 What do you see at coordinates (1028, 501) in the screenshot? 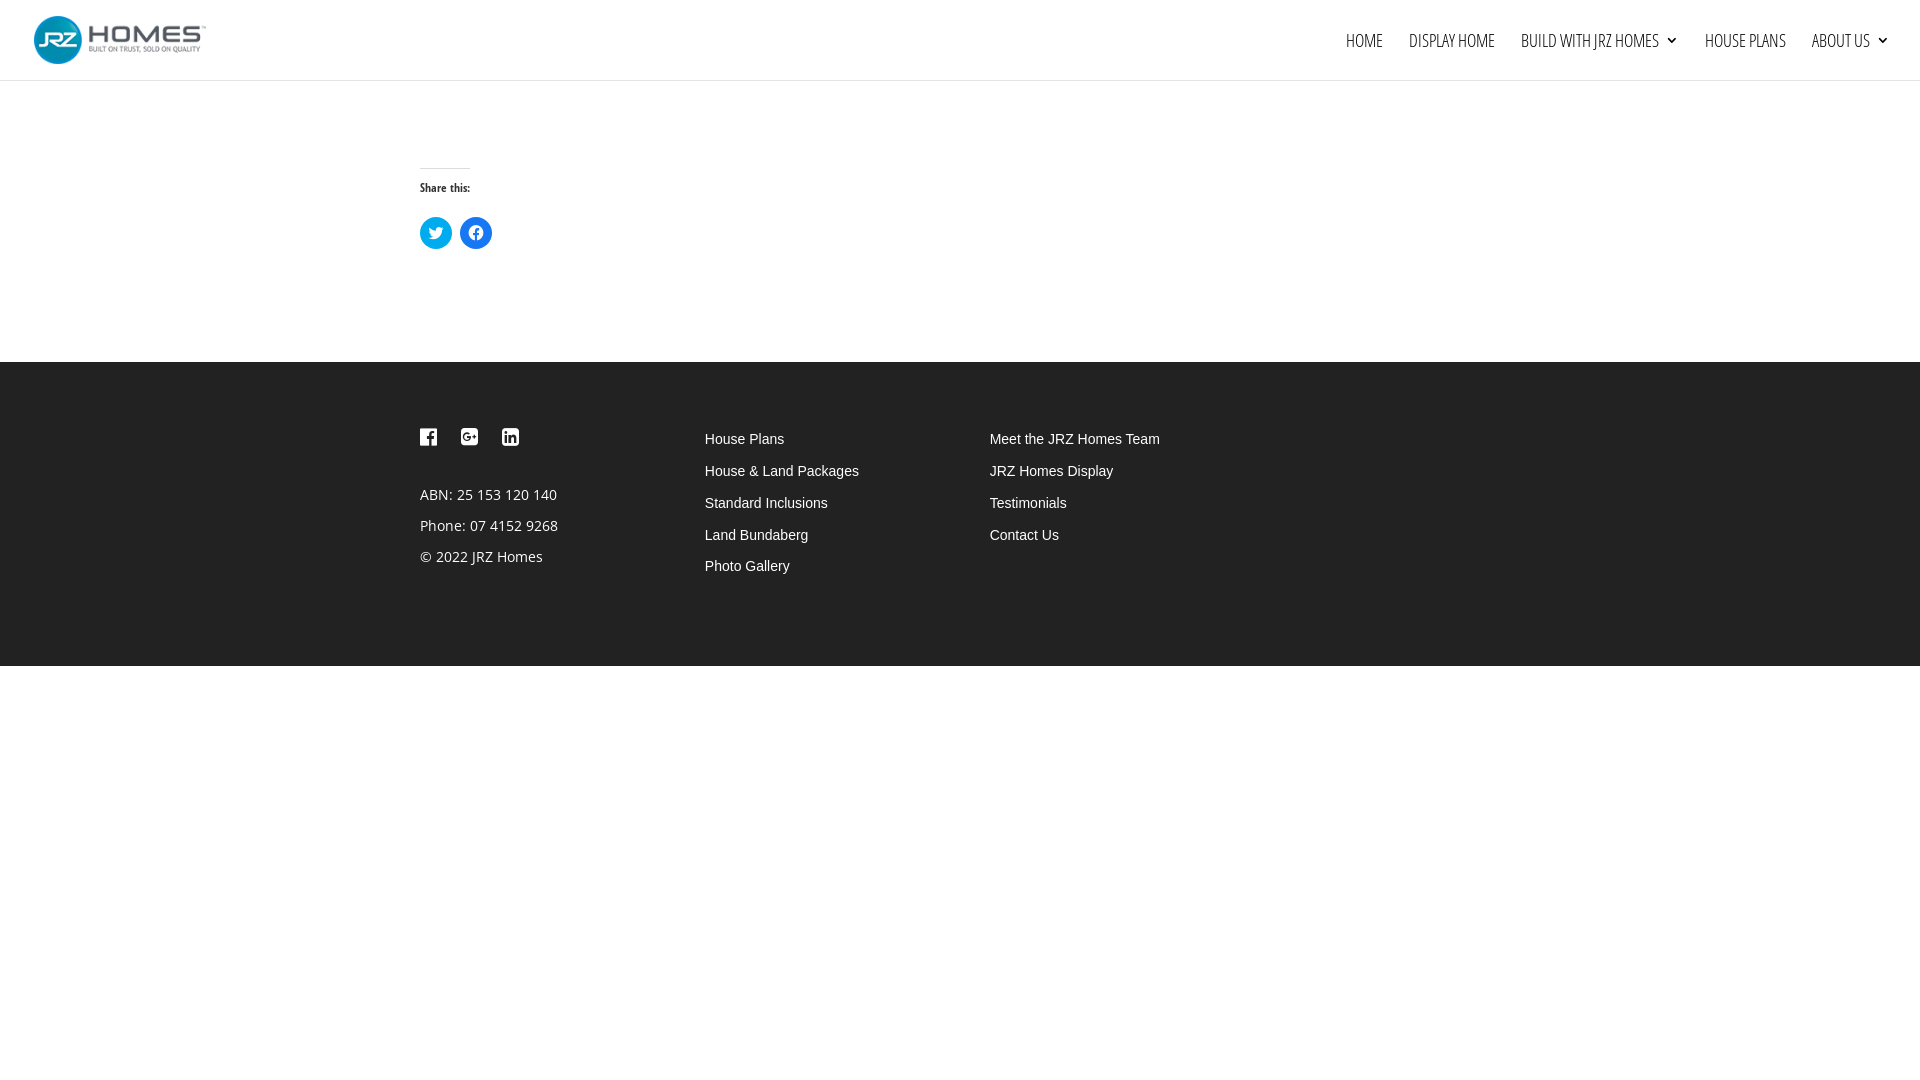
I see `'Testimonials'` at bounding box center [1028, 501].